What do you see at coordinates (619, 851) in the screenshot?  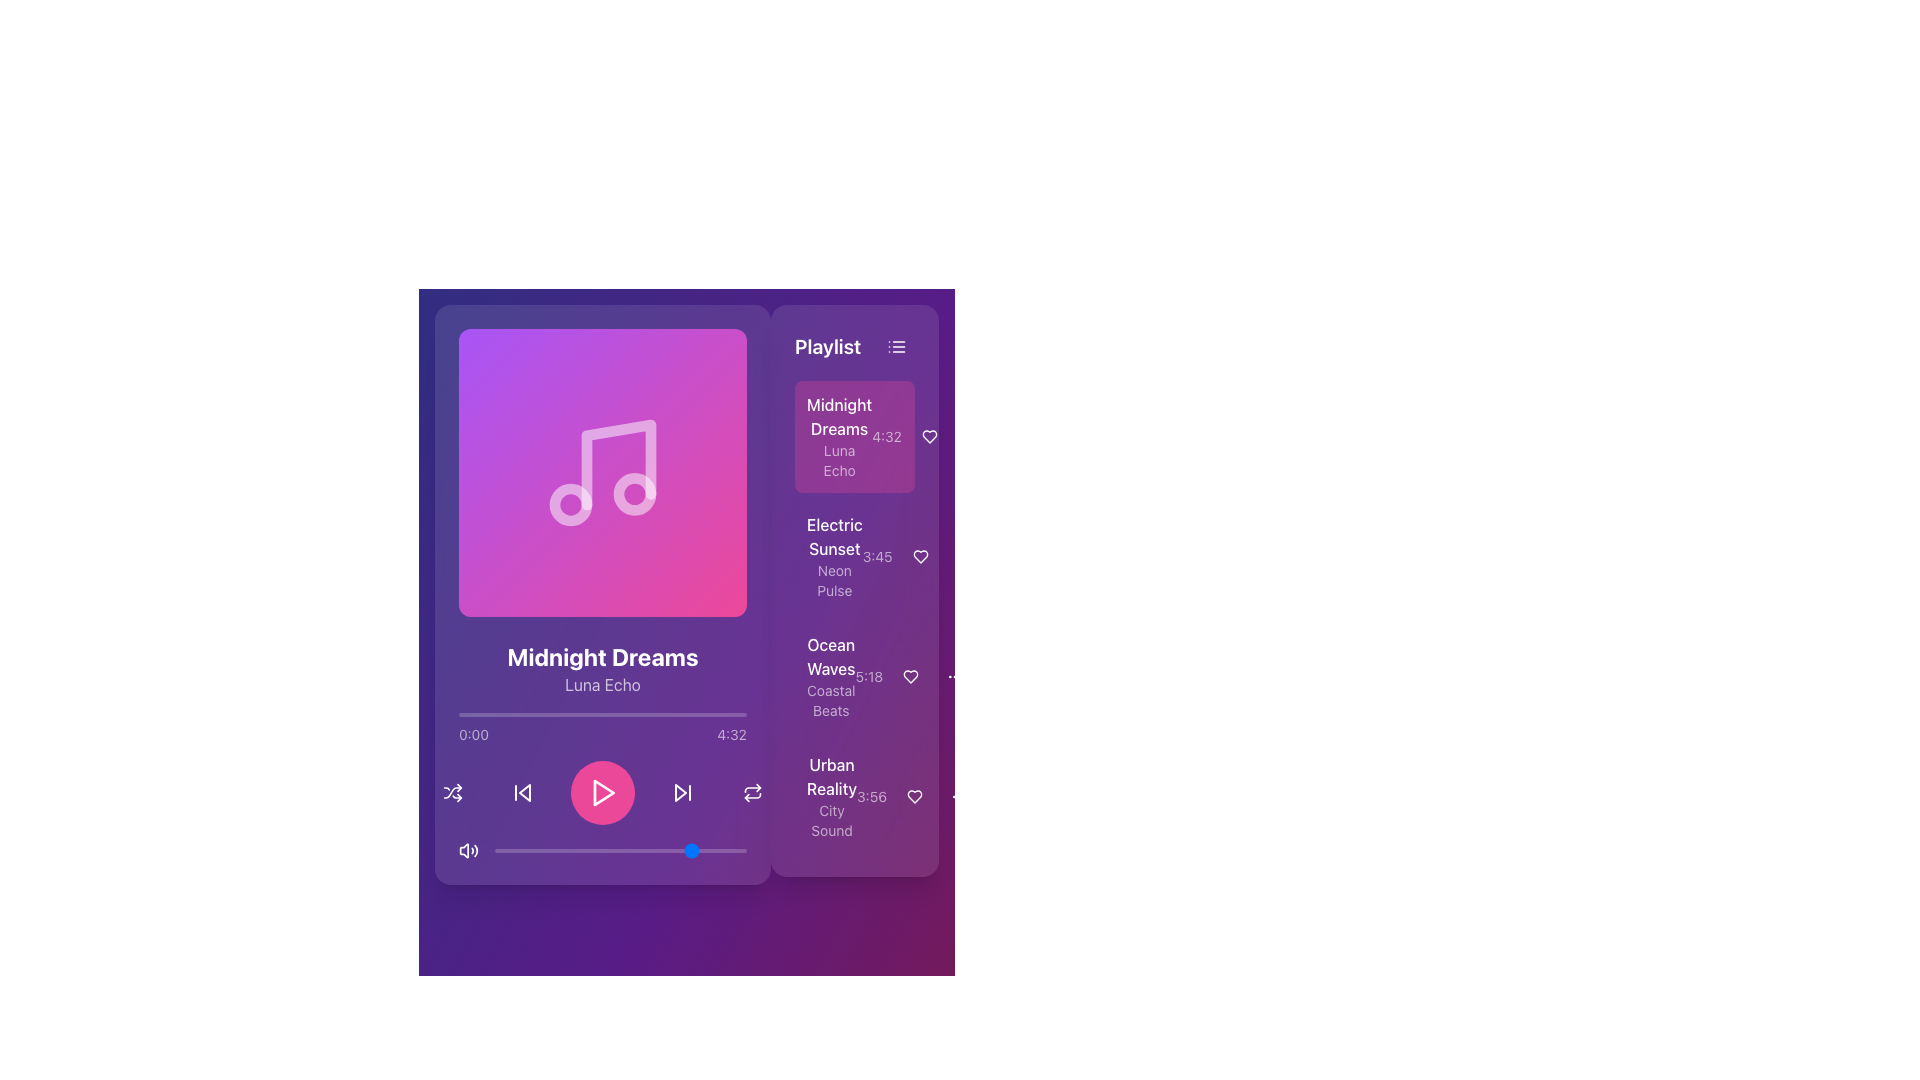 I see `playback progress` at bounding box center [619, 851].